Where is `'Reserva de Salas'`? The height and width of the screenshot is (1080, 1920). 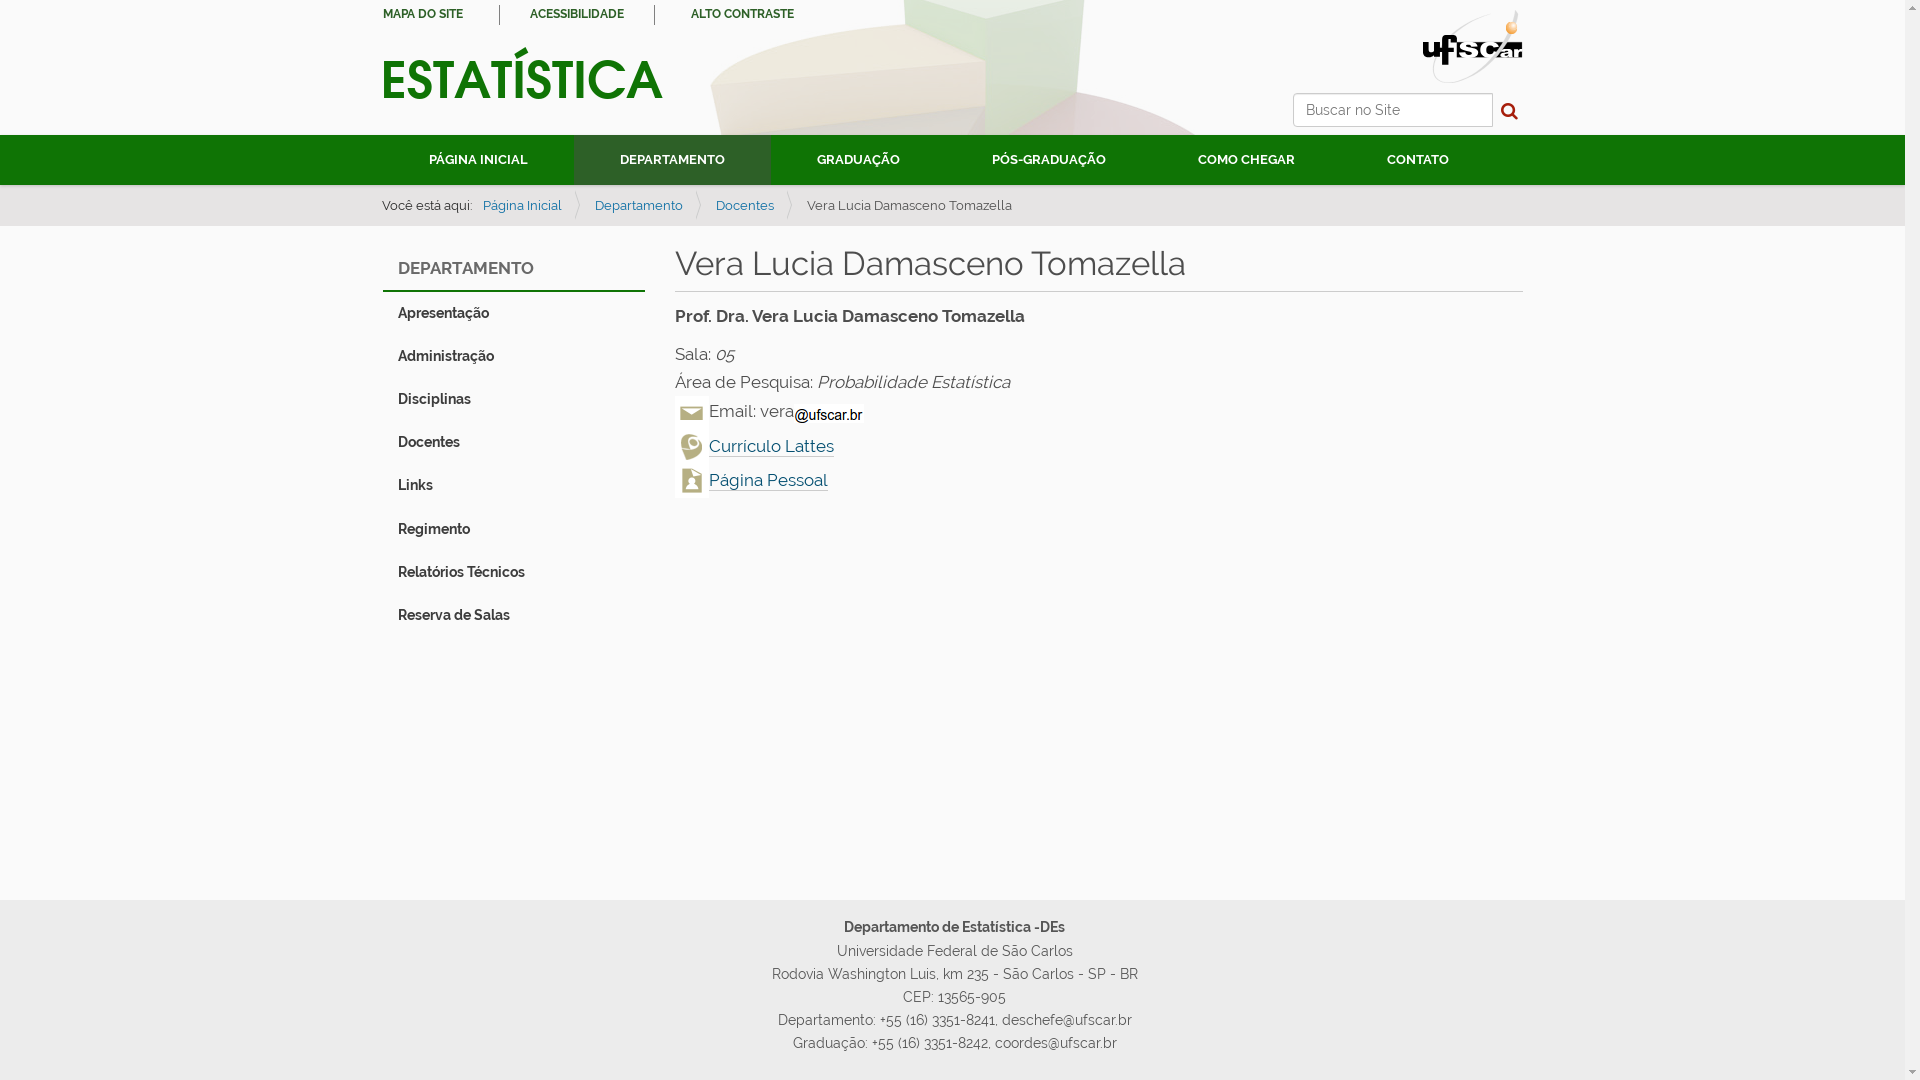
'Reserva de Salas' is located at coordinates (453, 613).